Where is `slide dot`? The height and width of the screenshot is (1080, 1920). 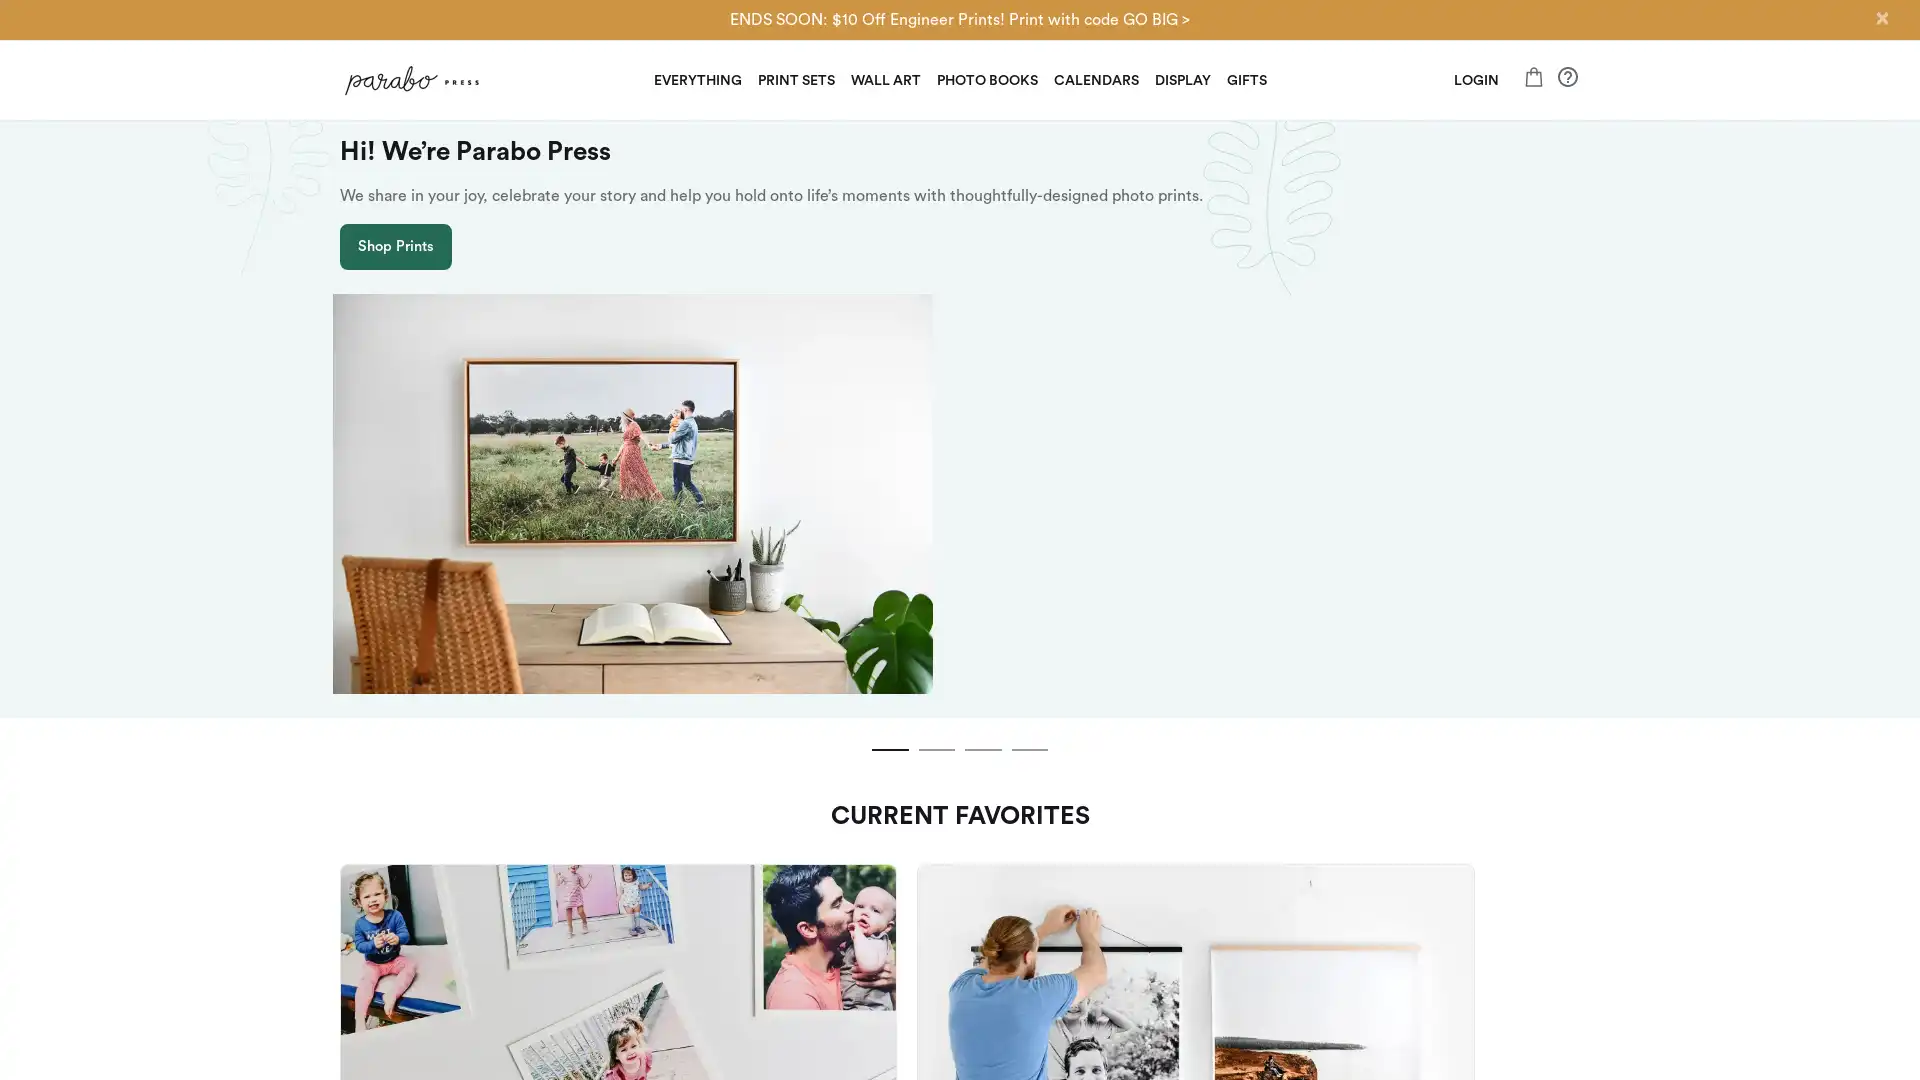 slide dot is located at coordinates (1049, 552).